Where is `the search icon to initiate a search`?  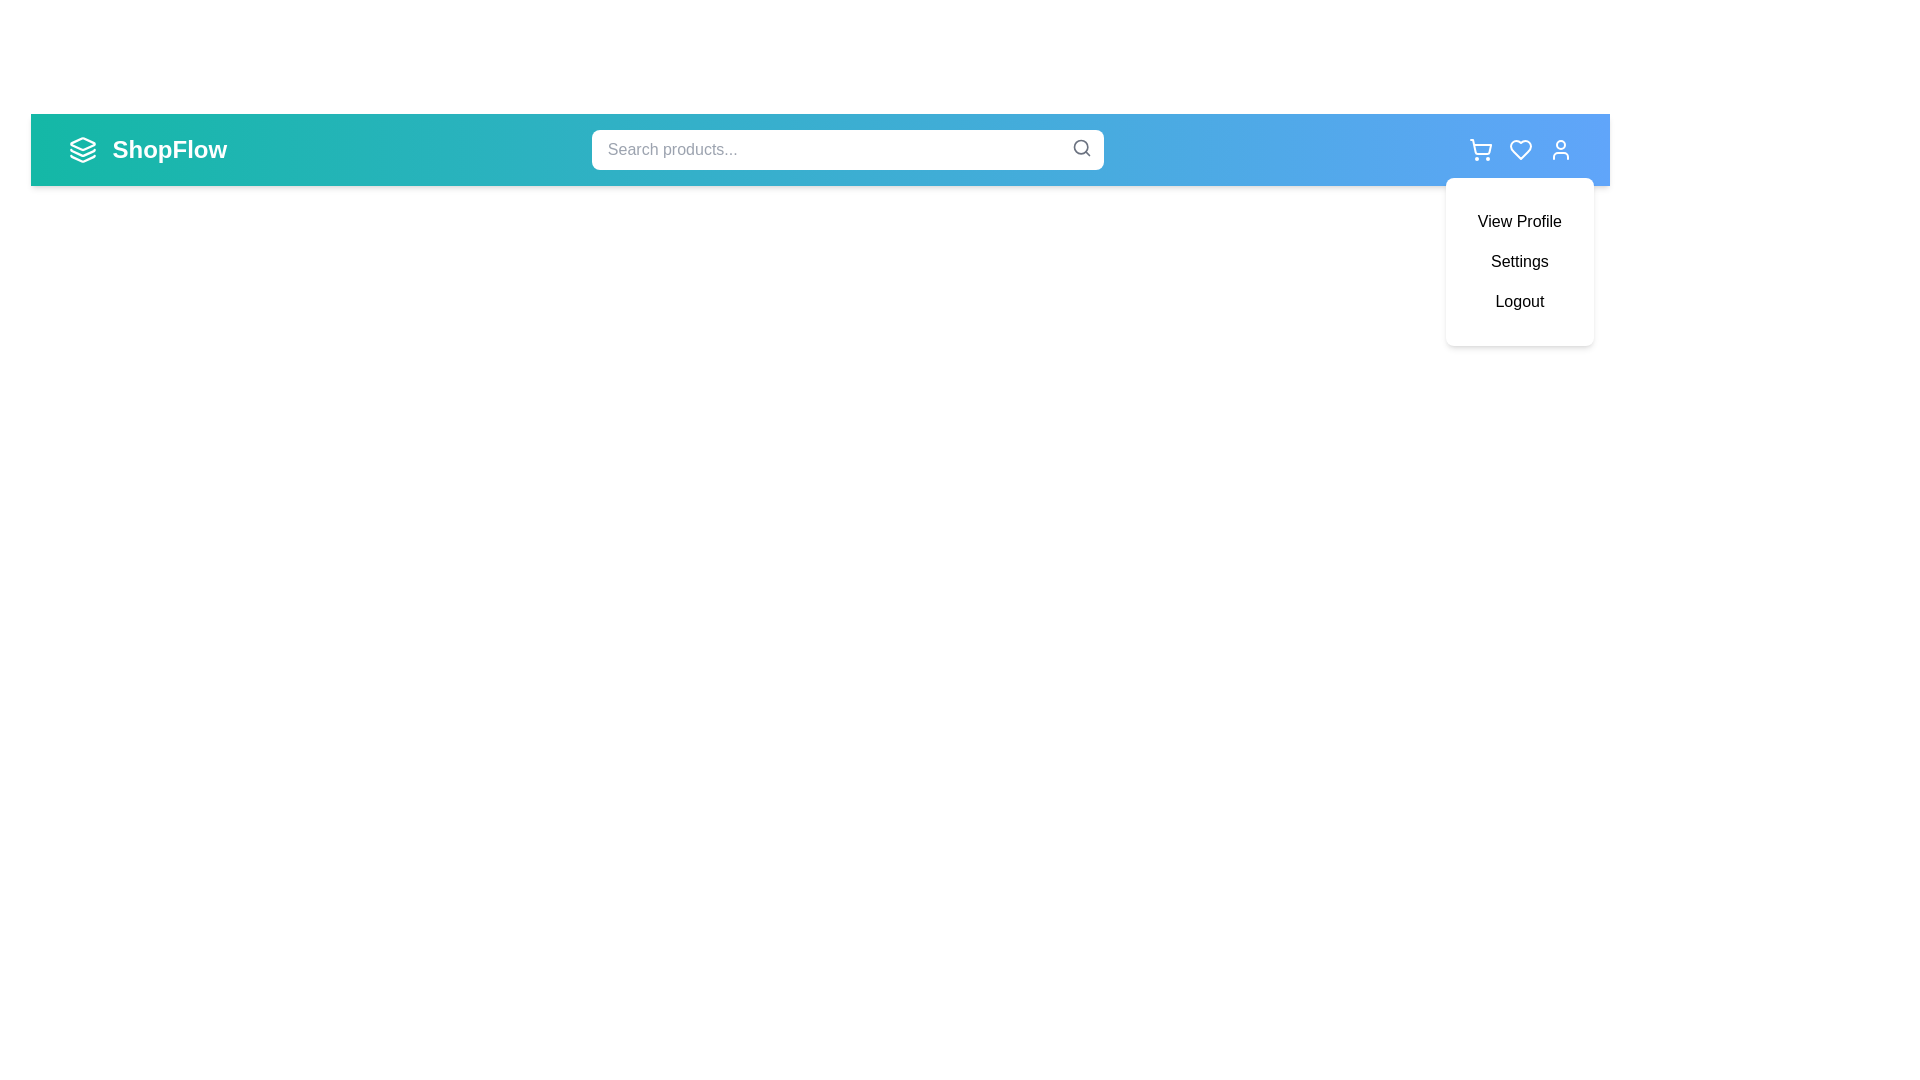
the search icon to initiate a search is located at coordinates (1080, 146).